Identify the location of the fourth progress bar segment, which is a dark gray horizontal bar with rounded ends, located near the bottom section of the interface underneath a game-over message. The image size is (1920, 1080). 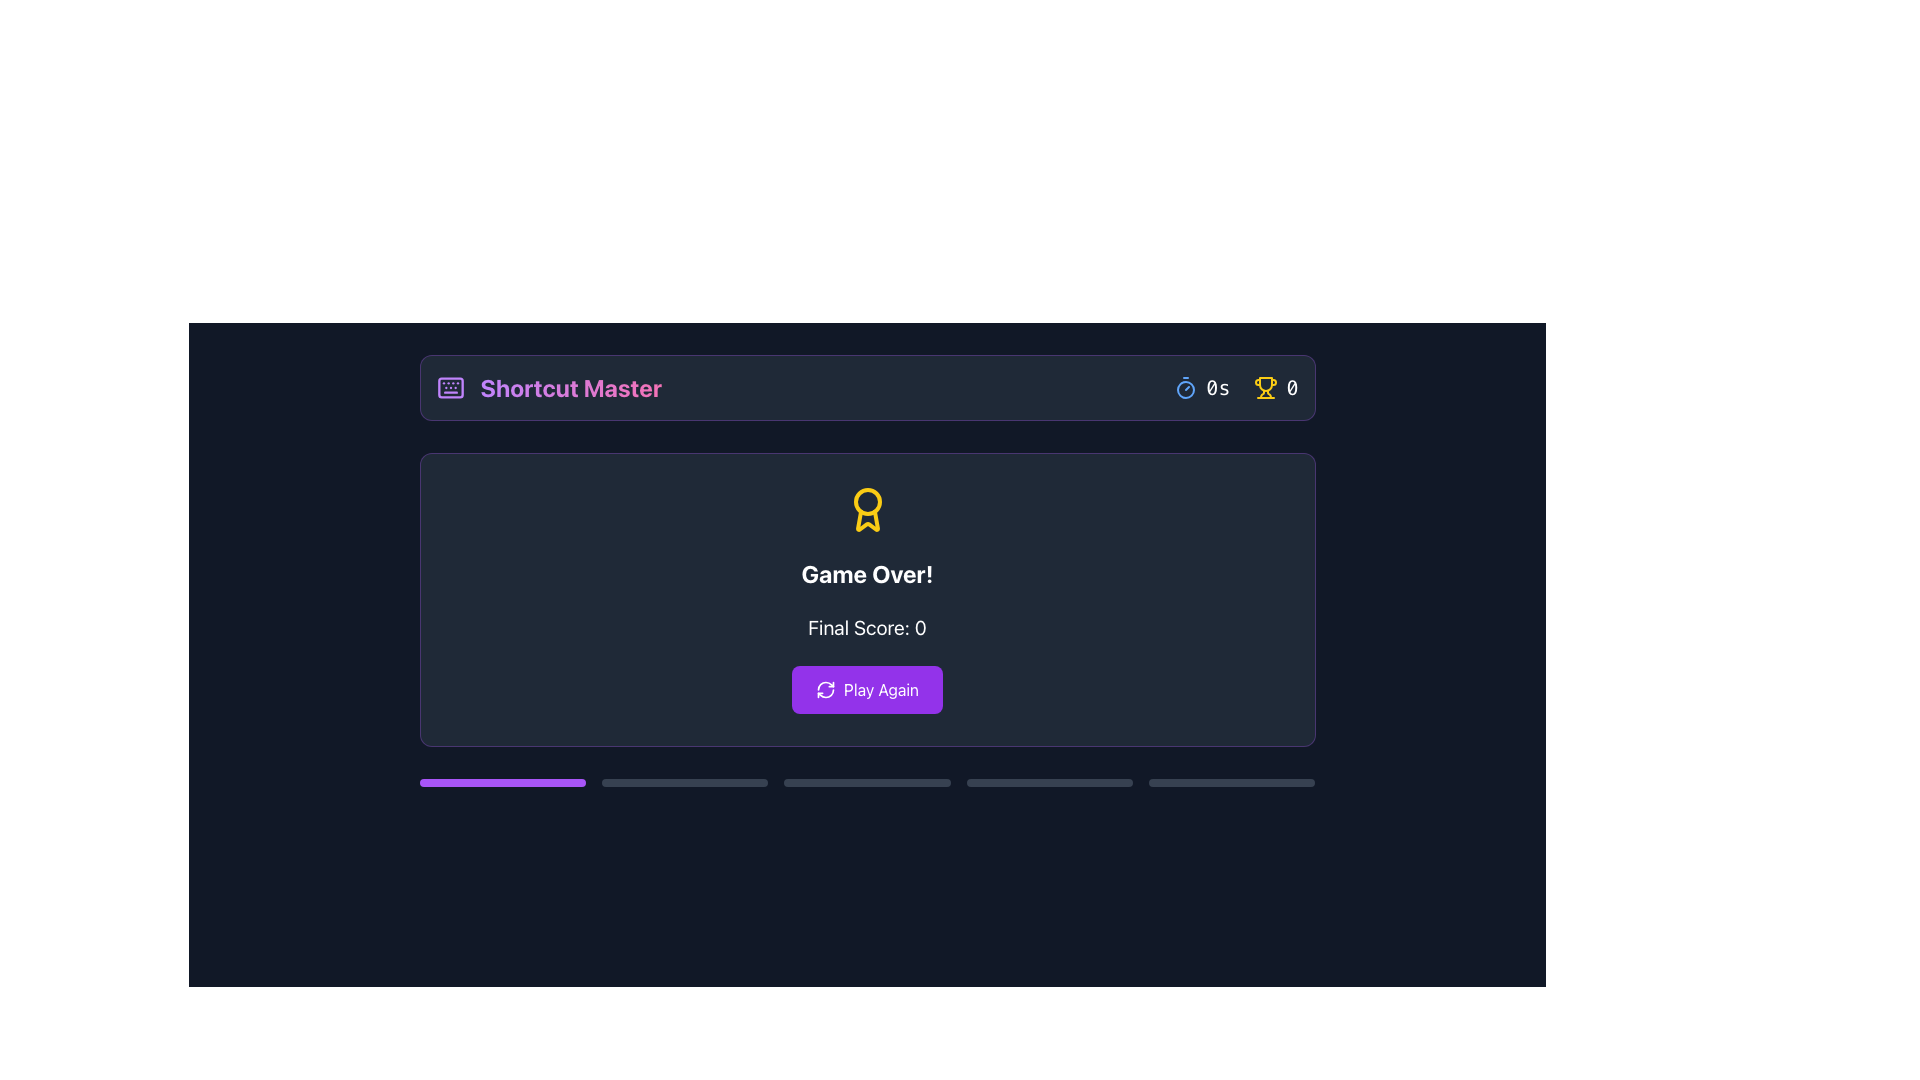
(1048, 782).